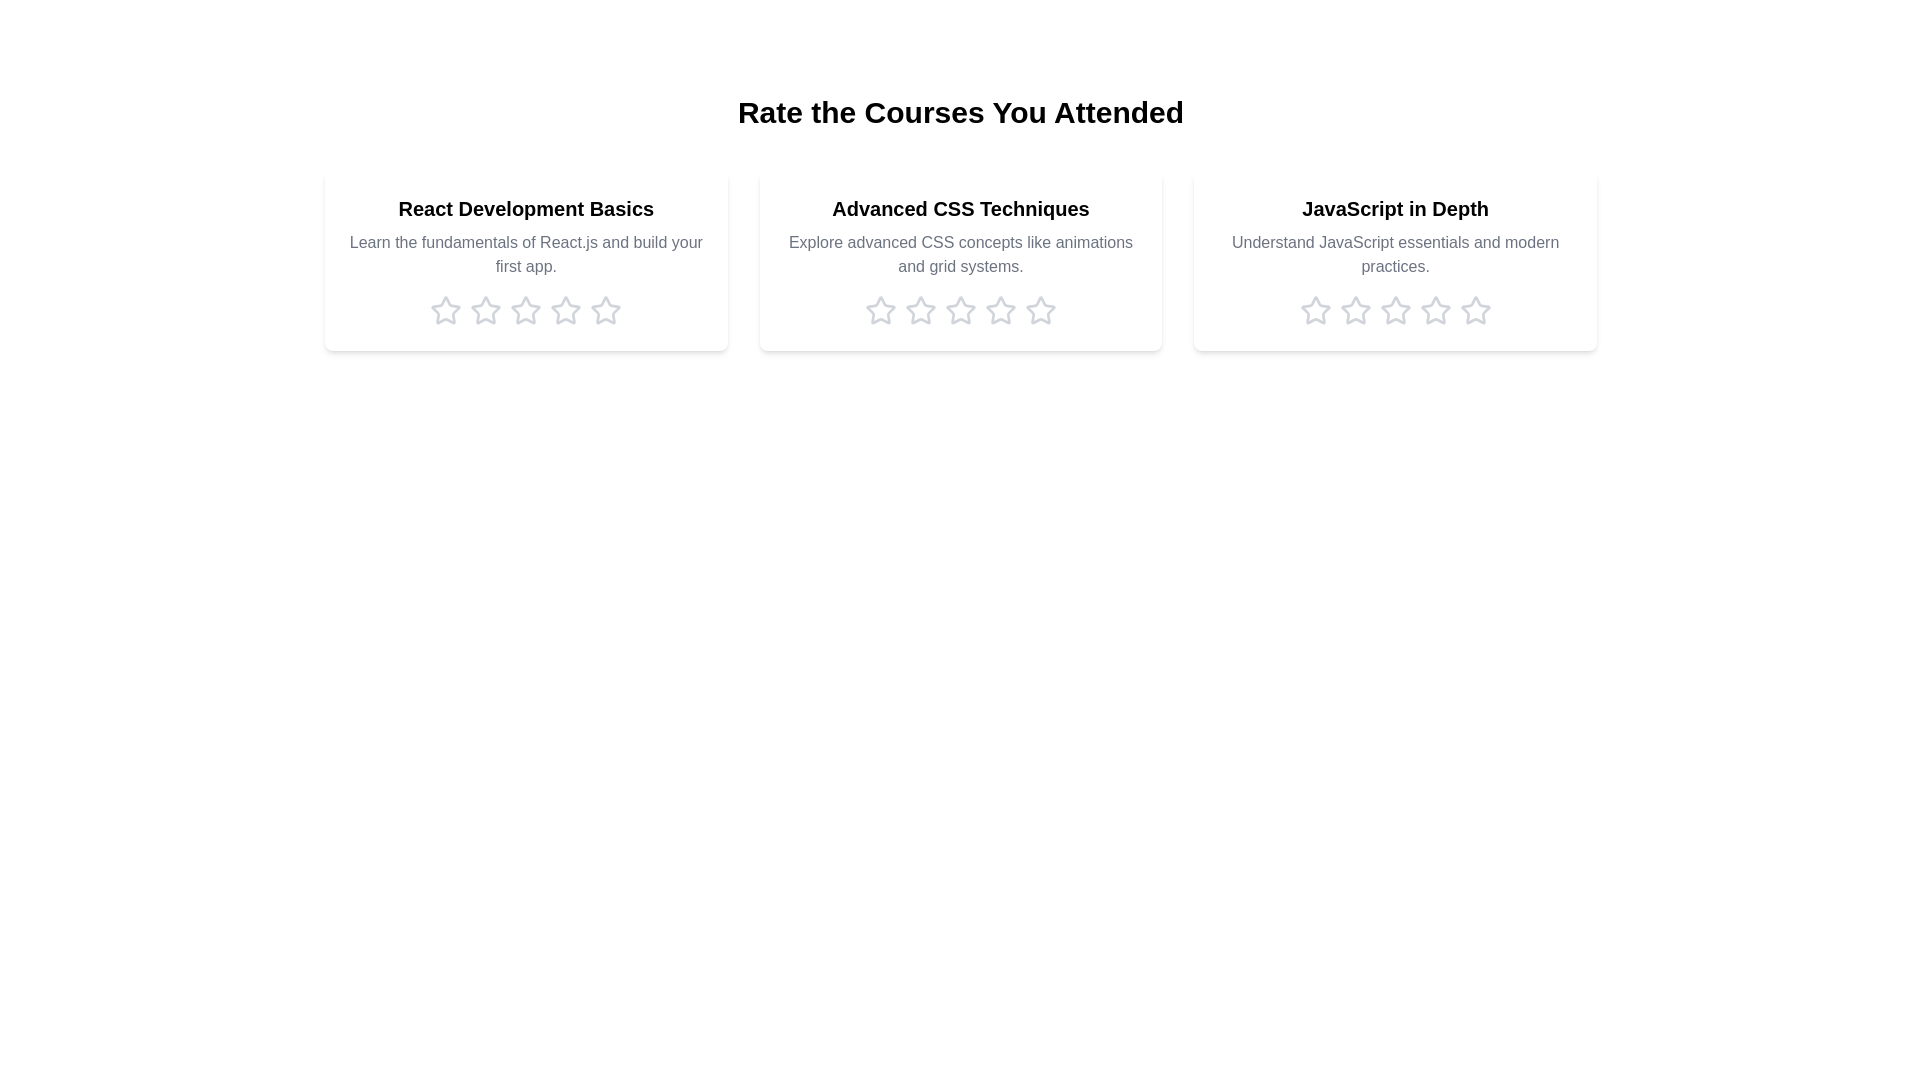 The height and width of the screenshot is (1080, 1920). What do you see at coordinates (1394, 253) in the screenshot?
I see `the description of the course titled 'JavaScript in Depth'` at bounding box center [1394, 253].